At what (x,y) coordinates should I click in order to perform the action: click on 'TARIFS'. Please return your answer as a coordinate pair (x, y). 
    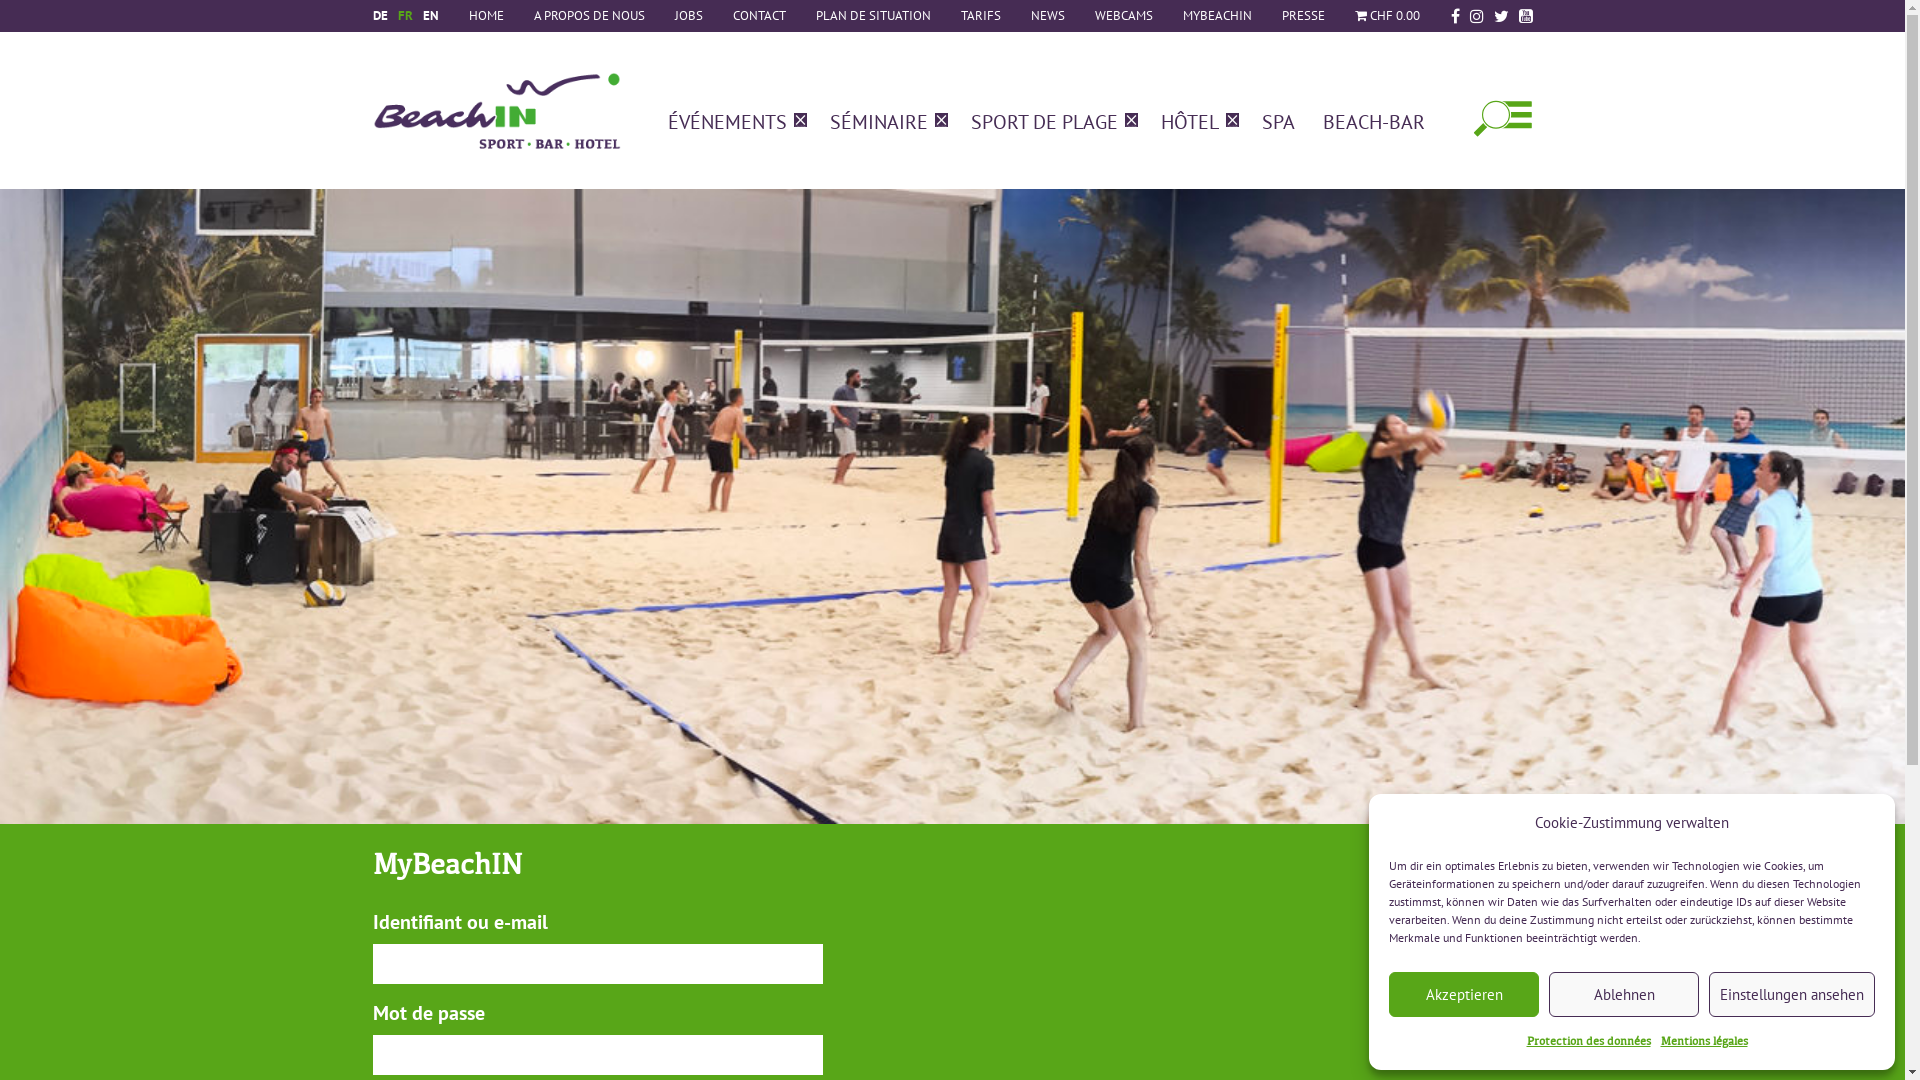
    Looking at the image, I should click on (980, 15).